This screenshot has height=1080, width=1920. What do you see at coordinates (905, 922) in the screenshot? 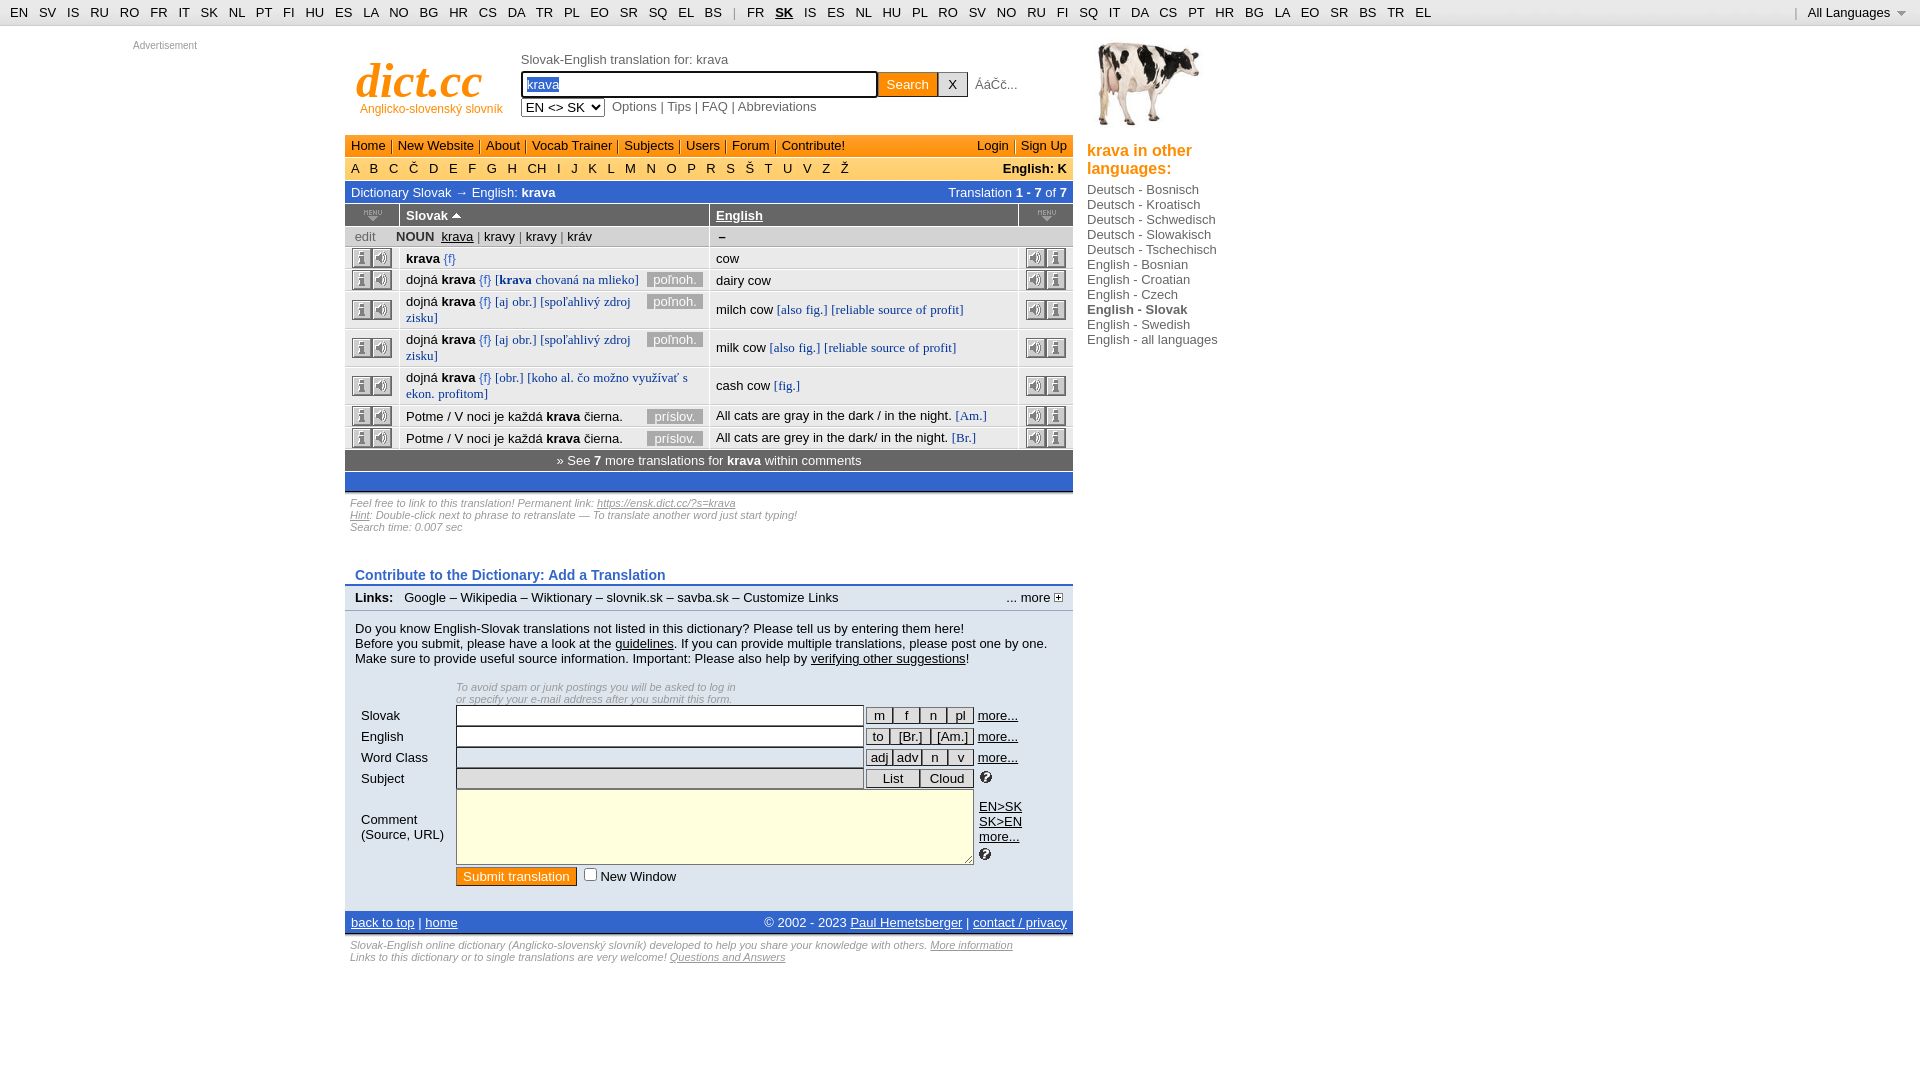
I see `'Paul Hemetsberger'` at bounding box center [905, 922].